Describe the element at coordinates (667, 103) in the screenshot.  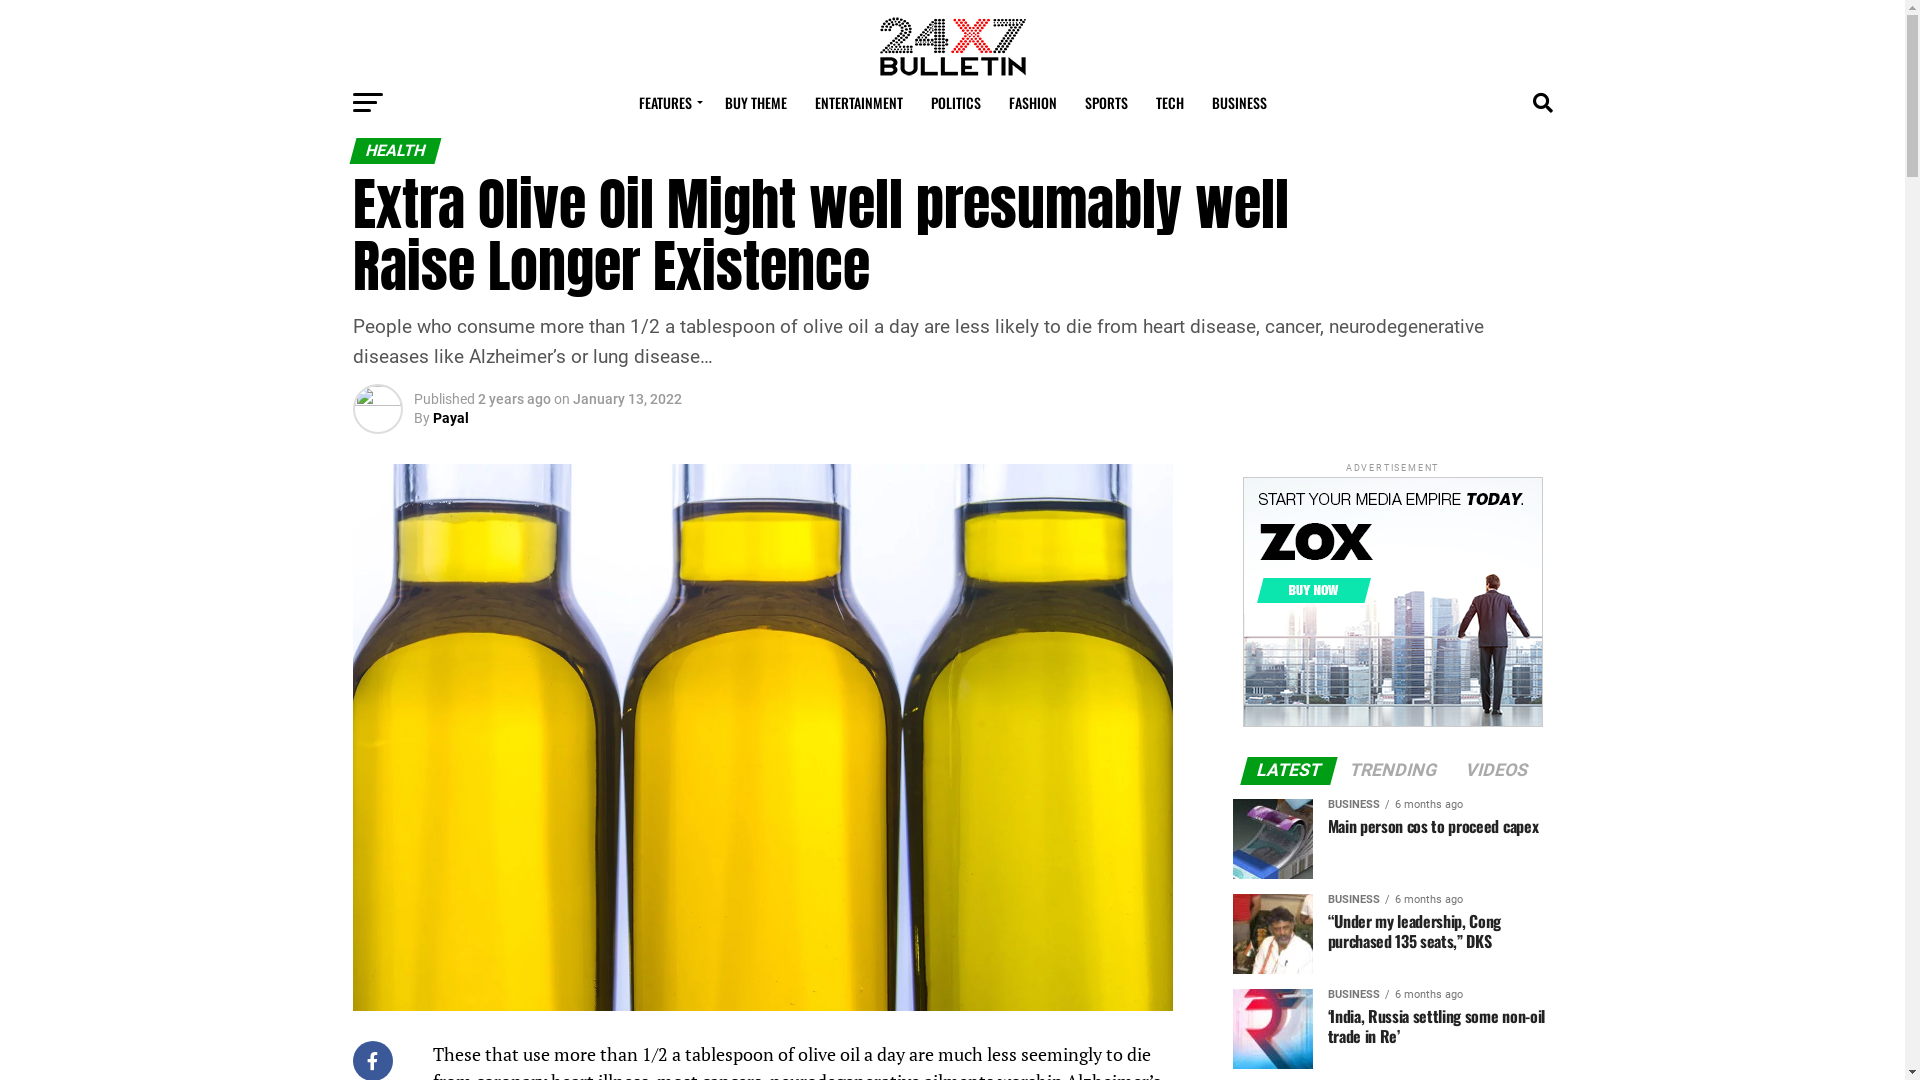
I see `'FEATURES'` at that location.